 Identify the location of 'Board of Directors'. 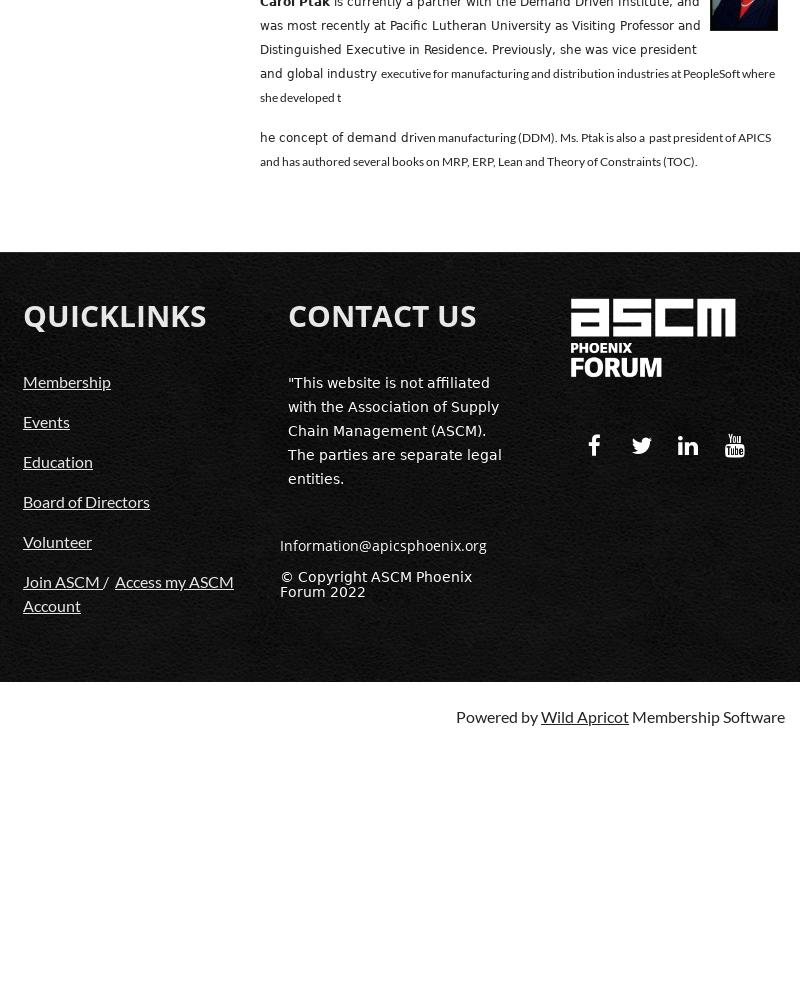
(86, 500).